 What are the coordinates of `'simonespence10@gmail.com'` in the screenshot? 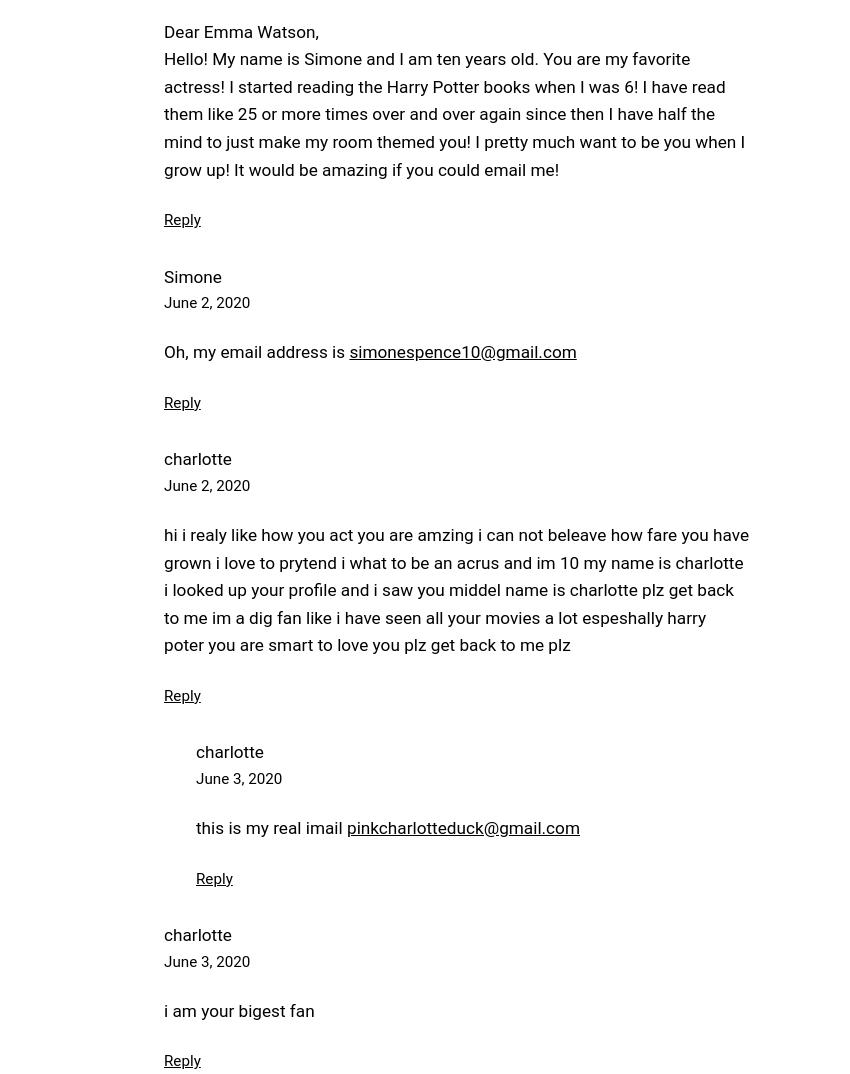 It's located at (461, 350).